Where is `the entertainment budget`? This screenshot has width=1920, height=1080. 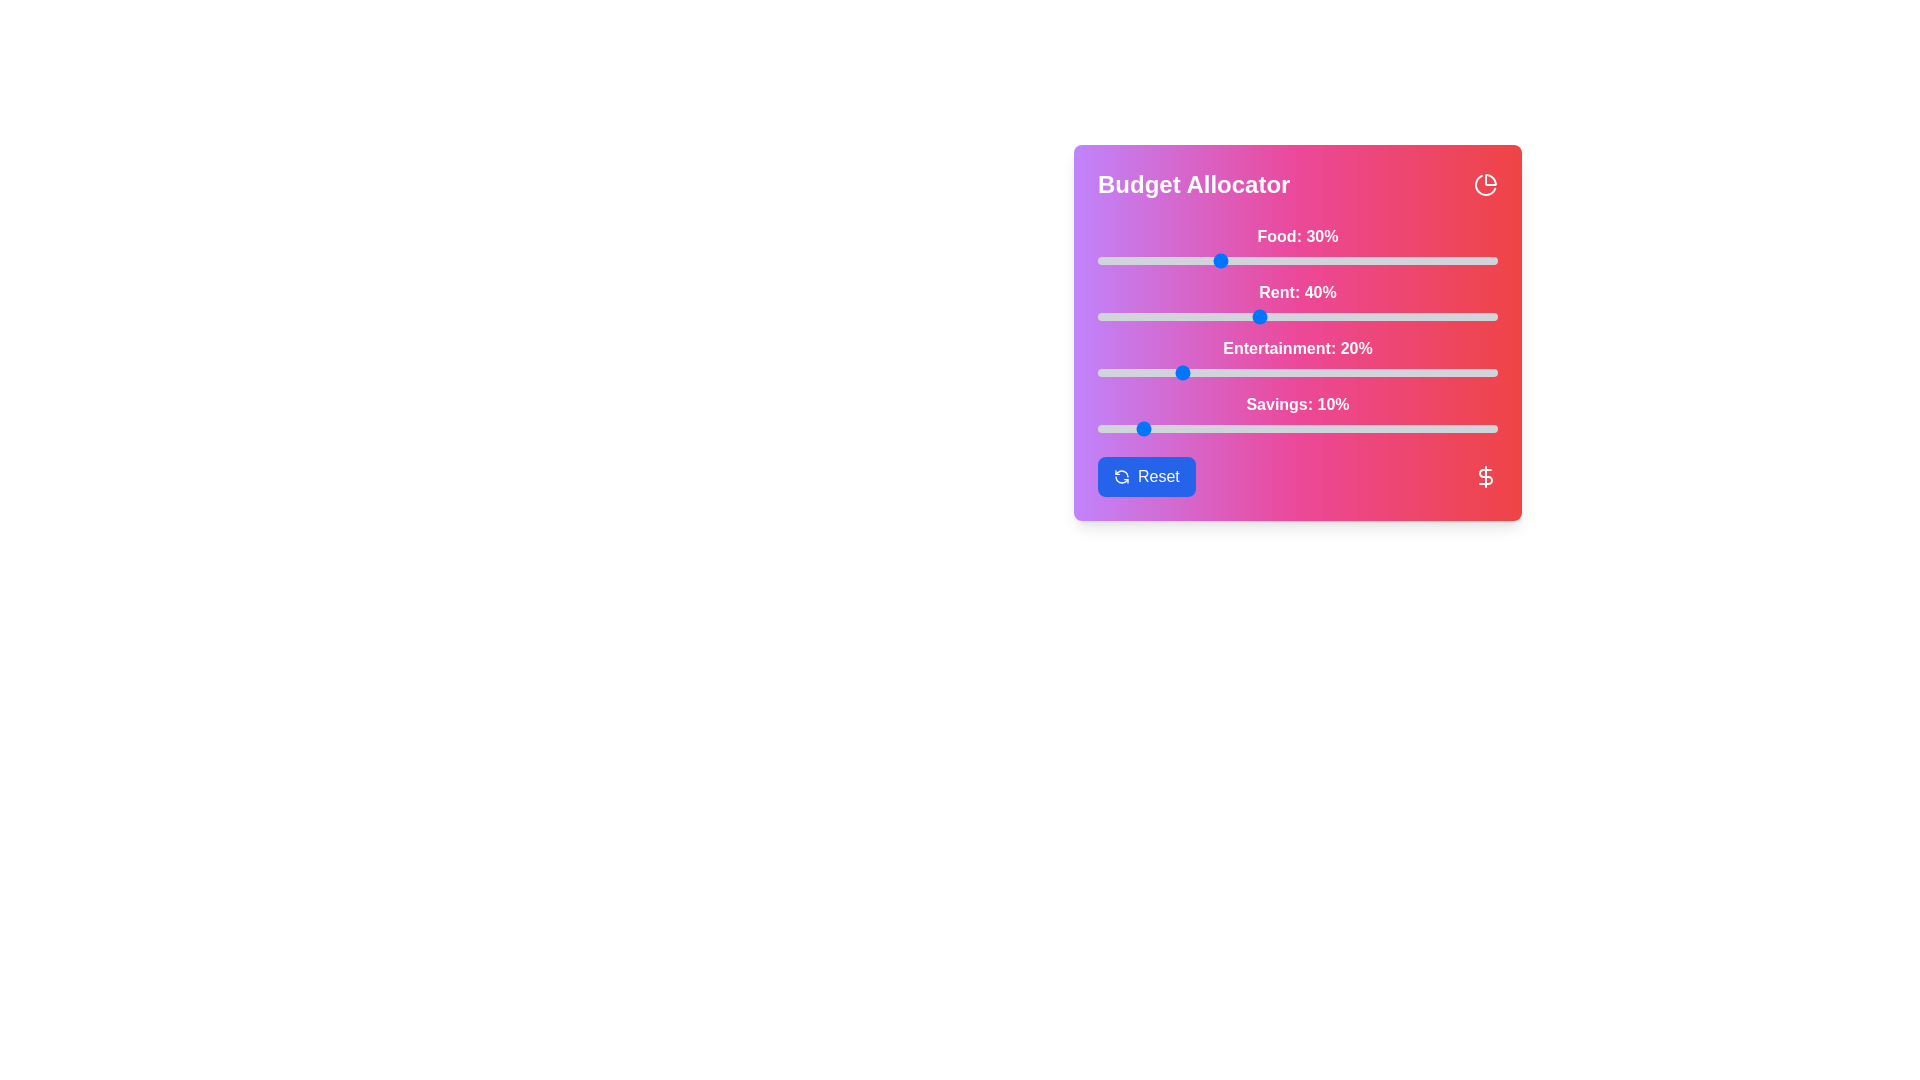
the entertainment budget is located at coordinates (1185, 373).